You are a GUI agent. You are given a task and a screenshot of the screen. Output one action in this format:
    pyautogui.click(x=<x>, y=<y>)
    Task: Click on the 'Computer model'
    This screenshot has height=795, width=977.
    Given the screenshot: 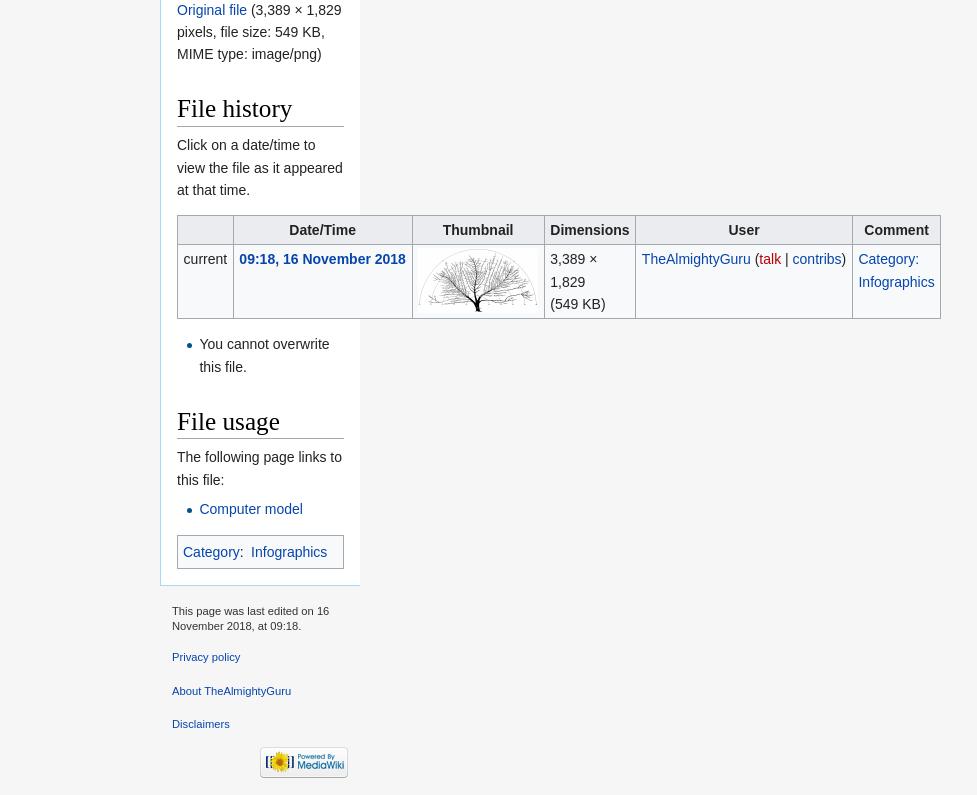 What is the action you would take?
    pyautogui.click(x=198, y=508)
    